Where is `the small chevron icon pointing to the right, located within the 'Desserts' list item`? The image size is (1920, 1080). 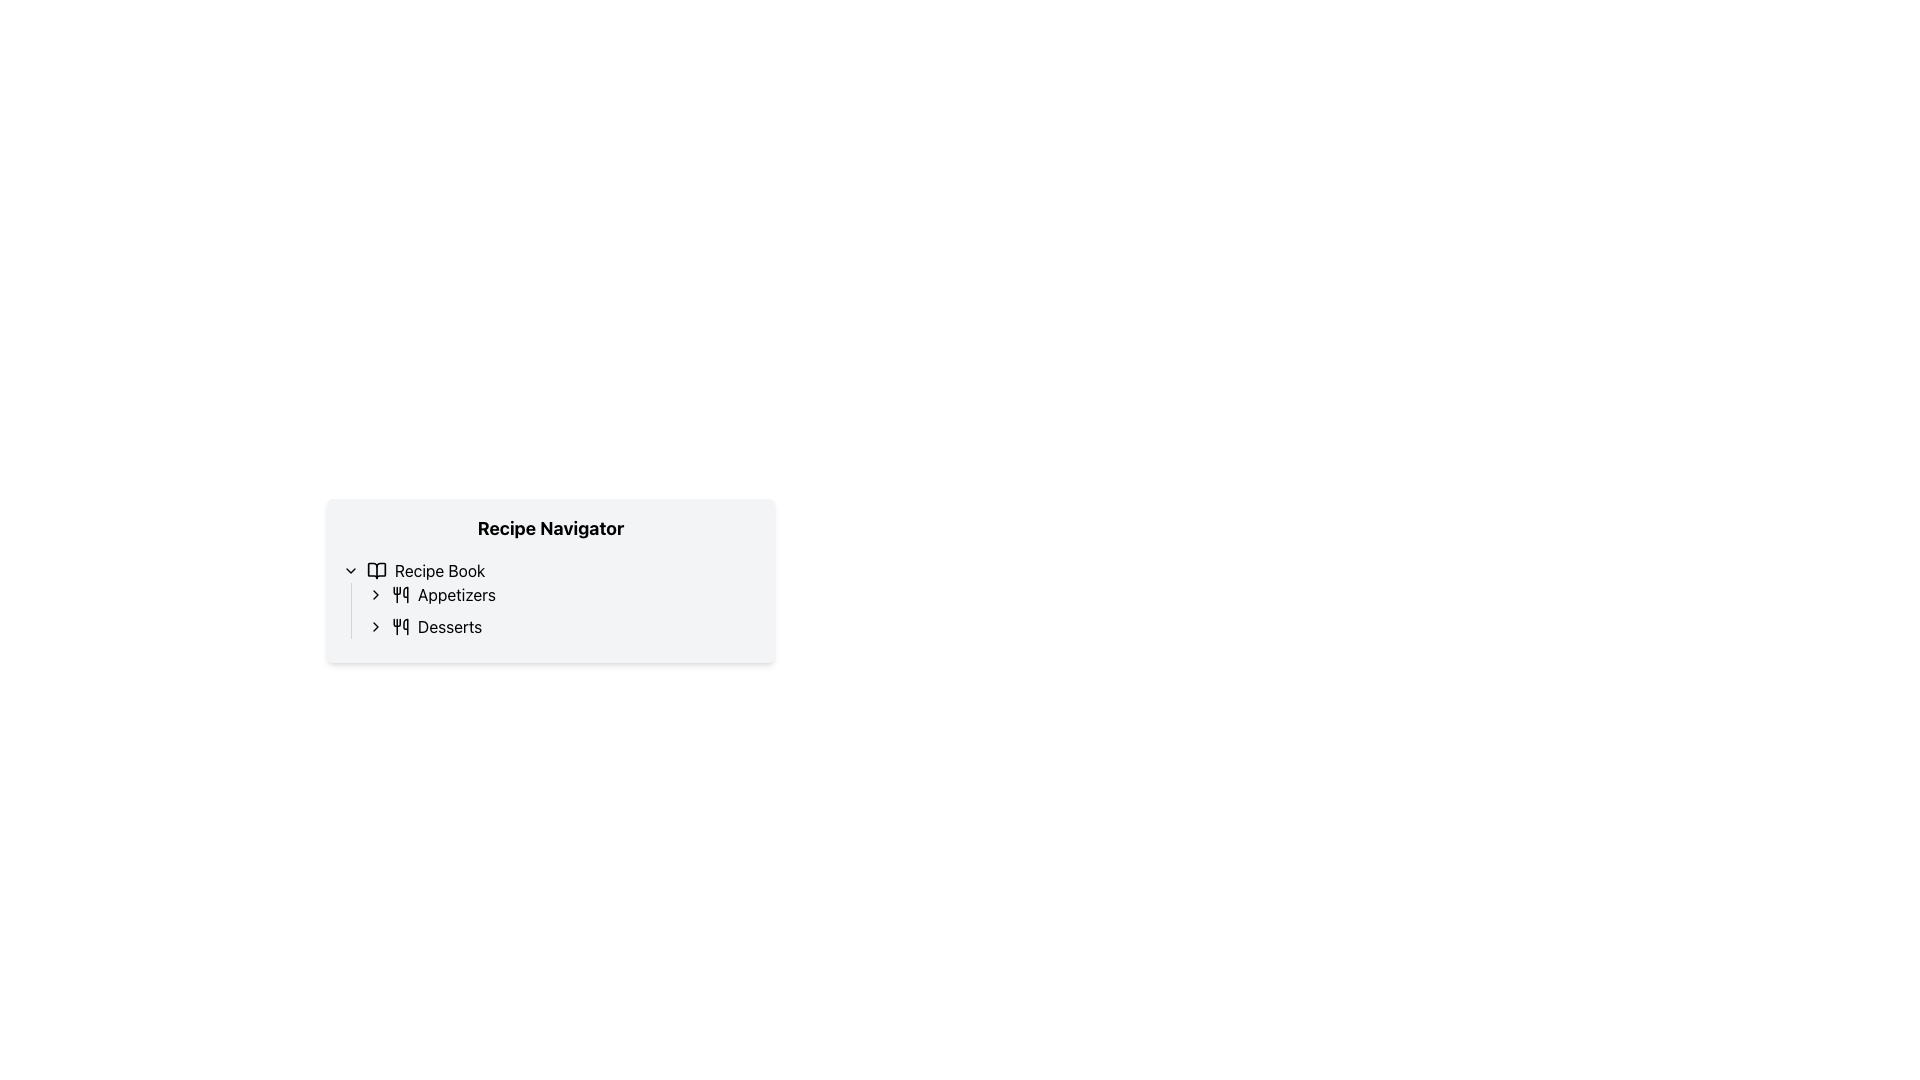
the small chevron icon pointing to the right, located within the 'Desserts' list item is located at coordinates (375, 626).